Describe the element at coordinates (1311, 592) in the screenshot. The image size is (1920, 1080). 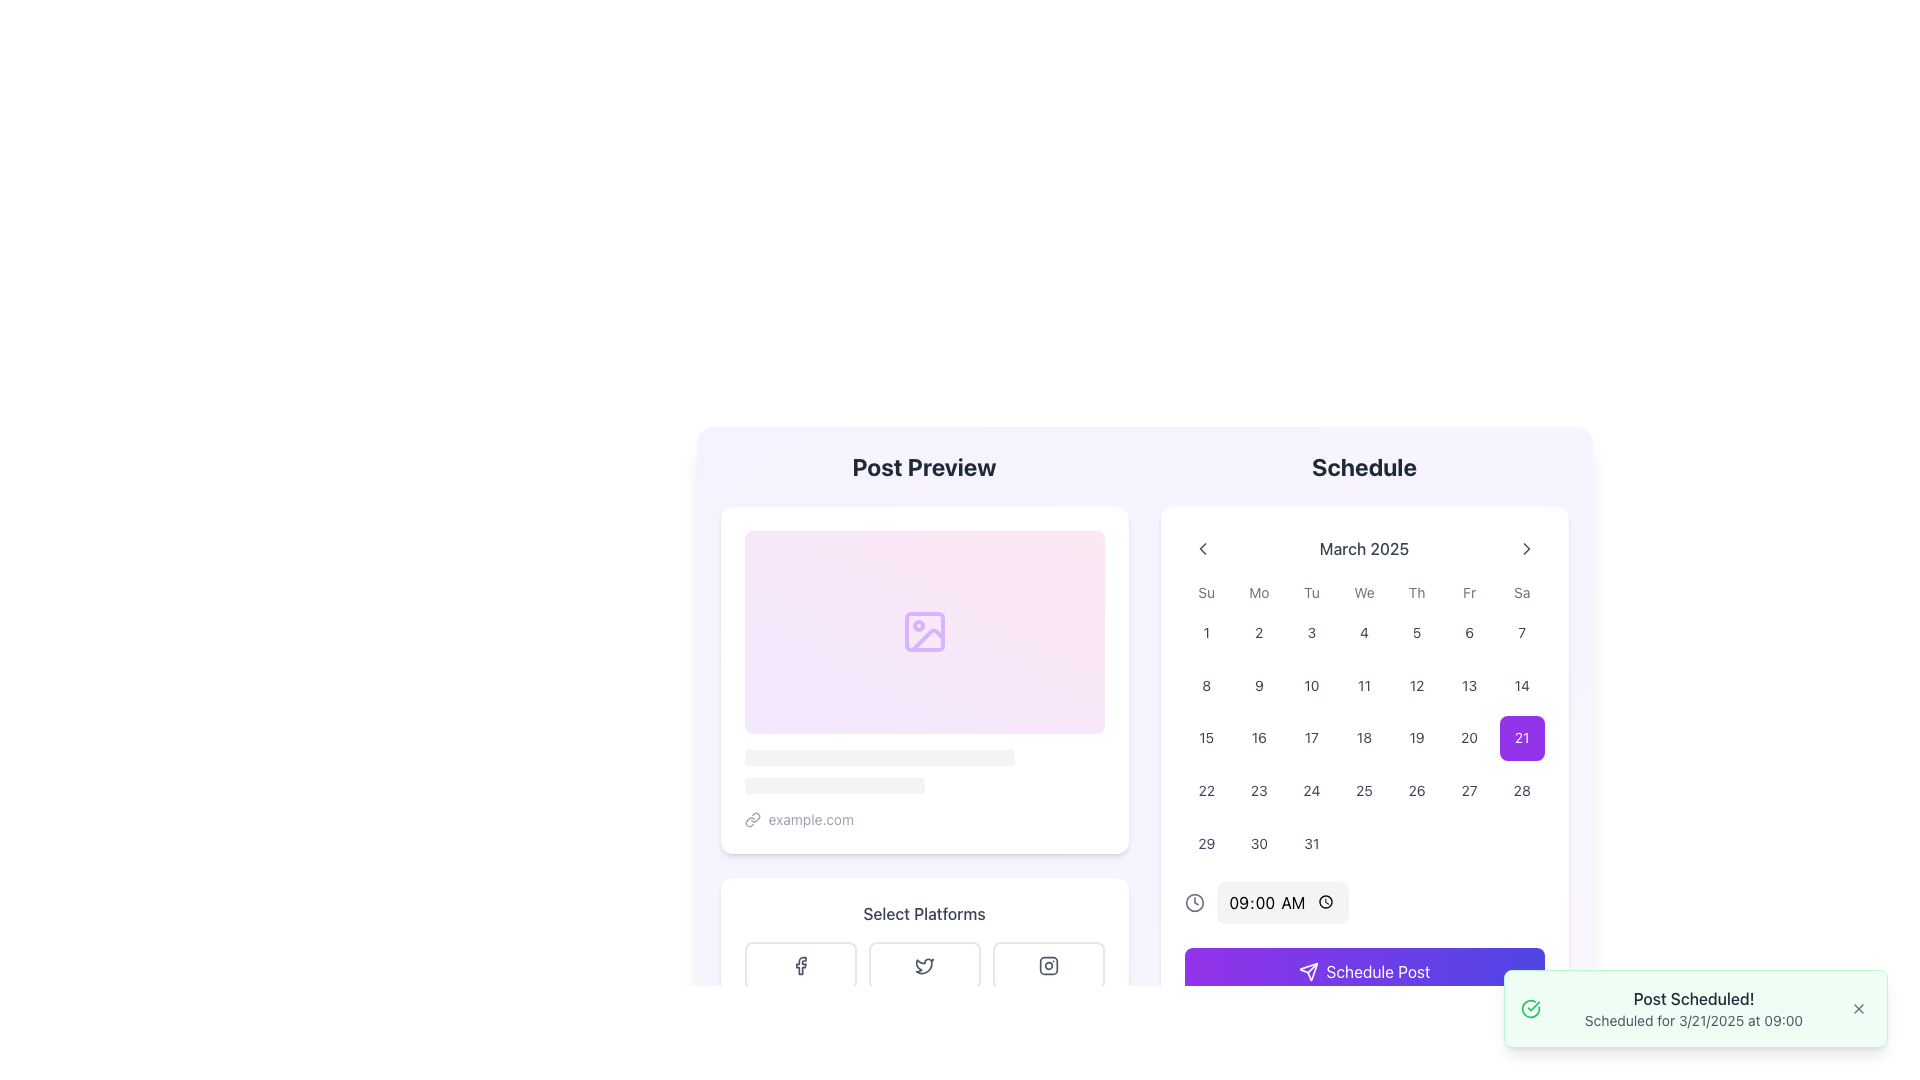
I see `the non-interactive text label for Tuesdays in the calendar view, which is the third entry in the row of weekday abbreviations, located between 'Mo' and 'We'` at that location.